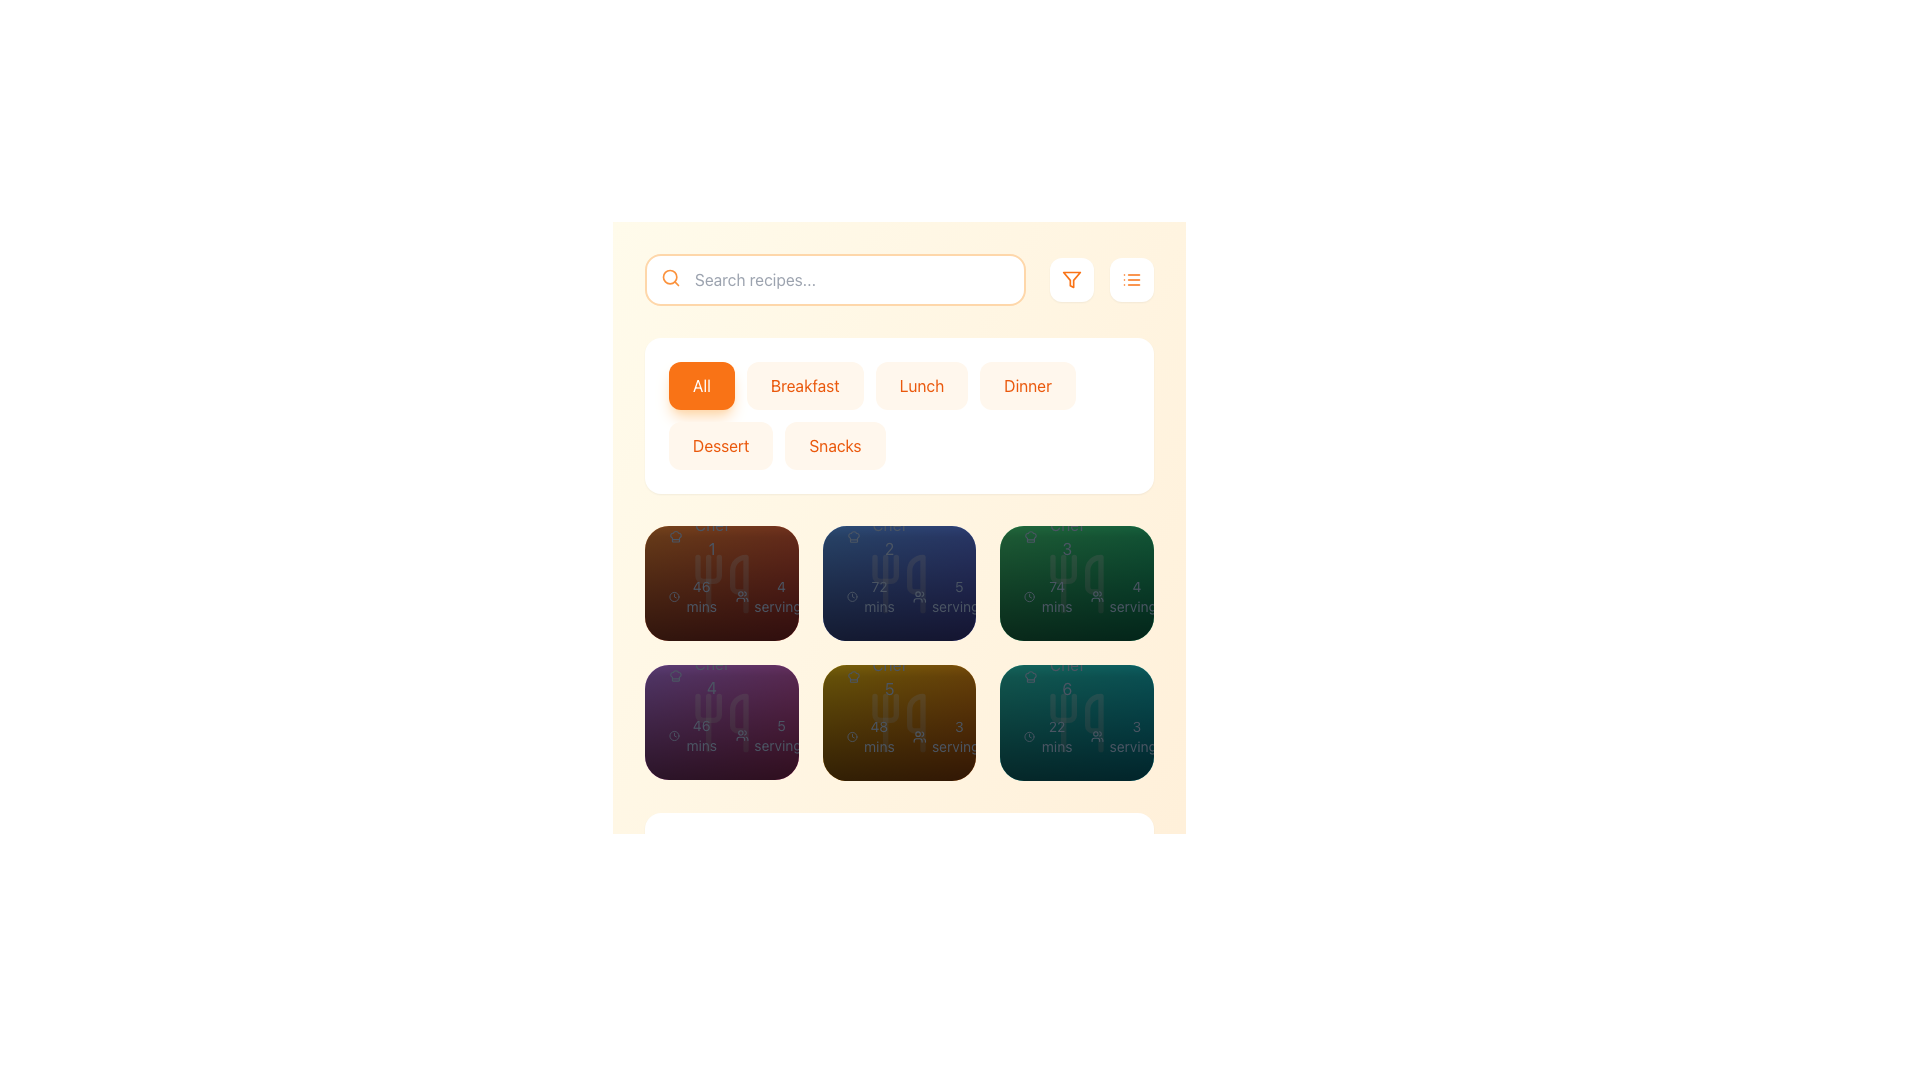  I want to click on the share button located in the bottom-right corner of the grid of recipe cards, specifically in the third column and second row, so click(1137, 722).